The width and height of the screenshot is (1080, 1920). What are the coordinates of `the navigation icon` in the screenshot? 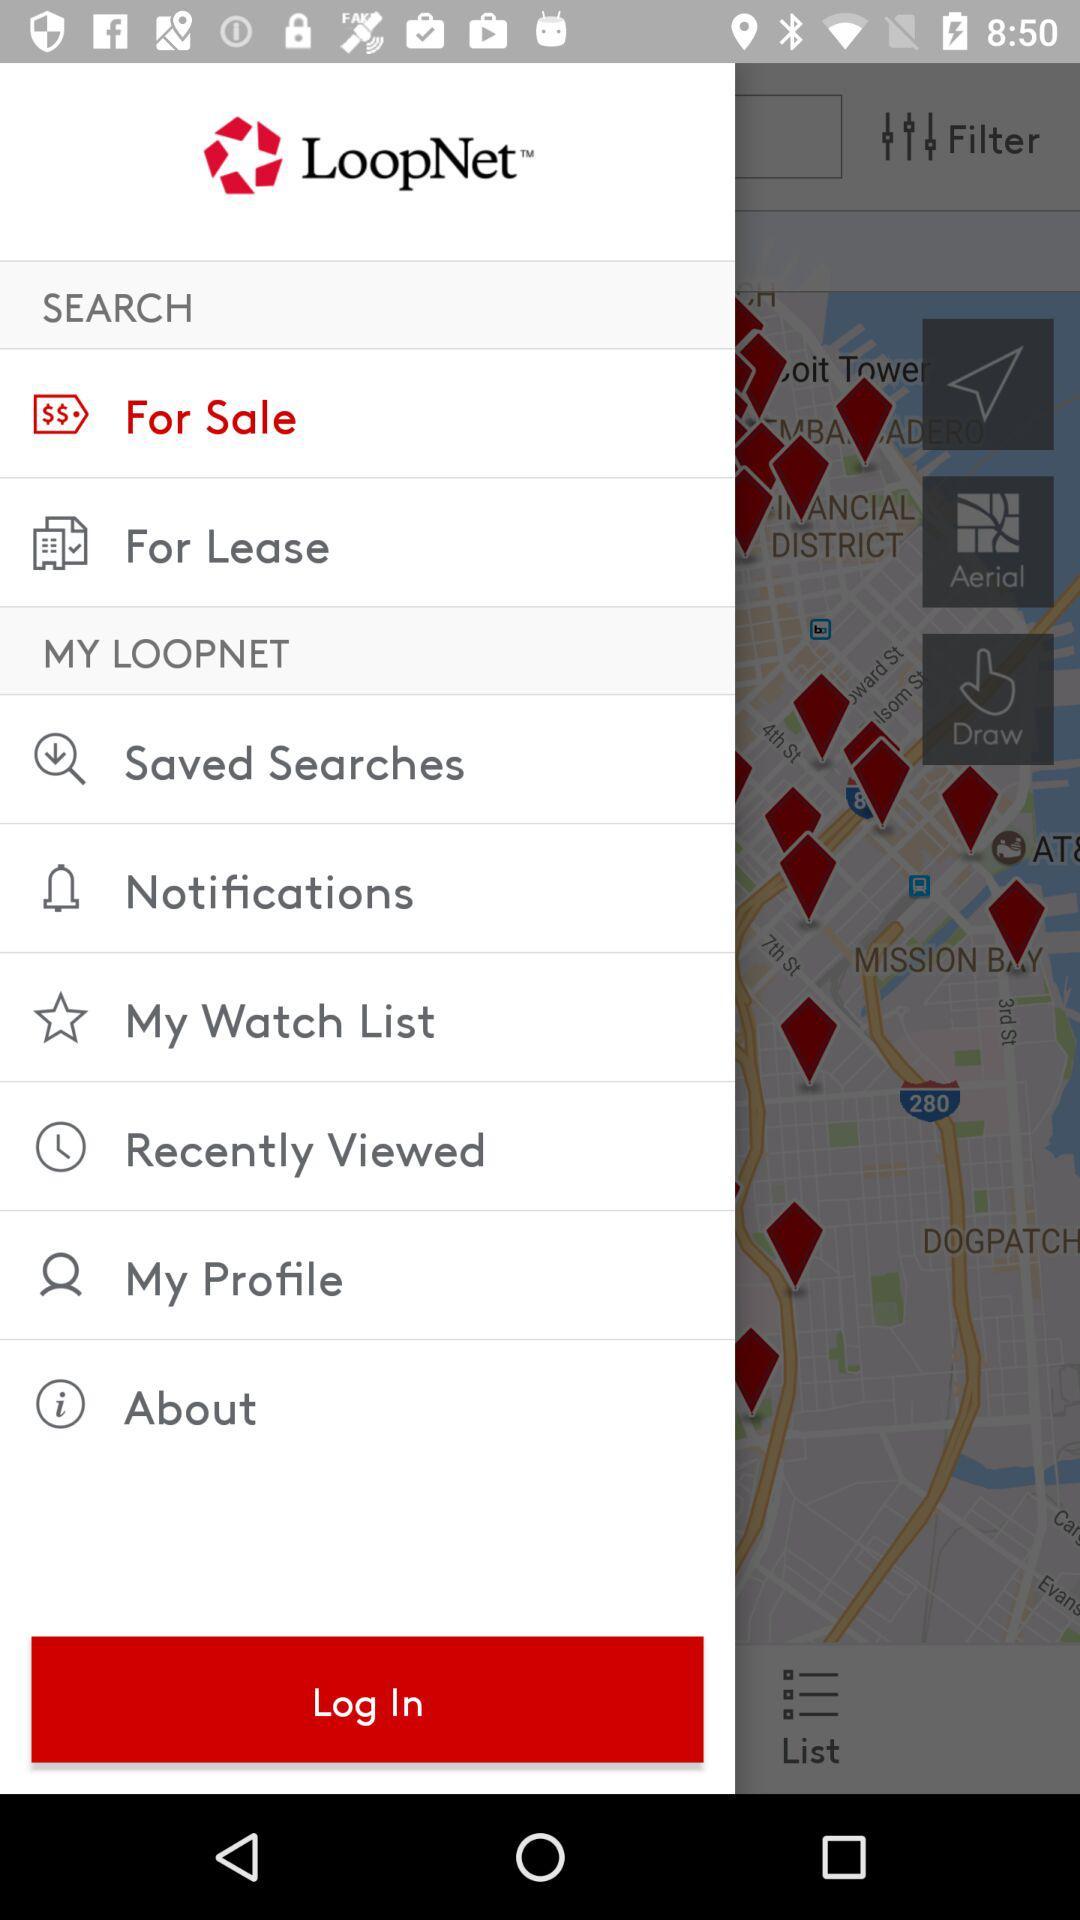 It's located at (987, 384).